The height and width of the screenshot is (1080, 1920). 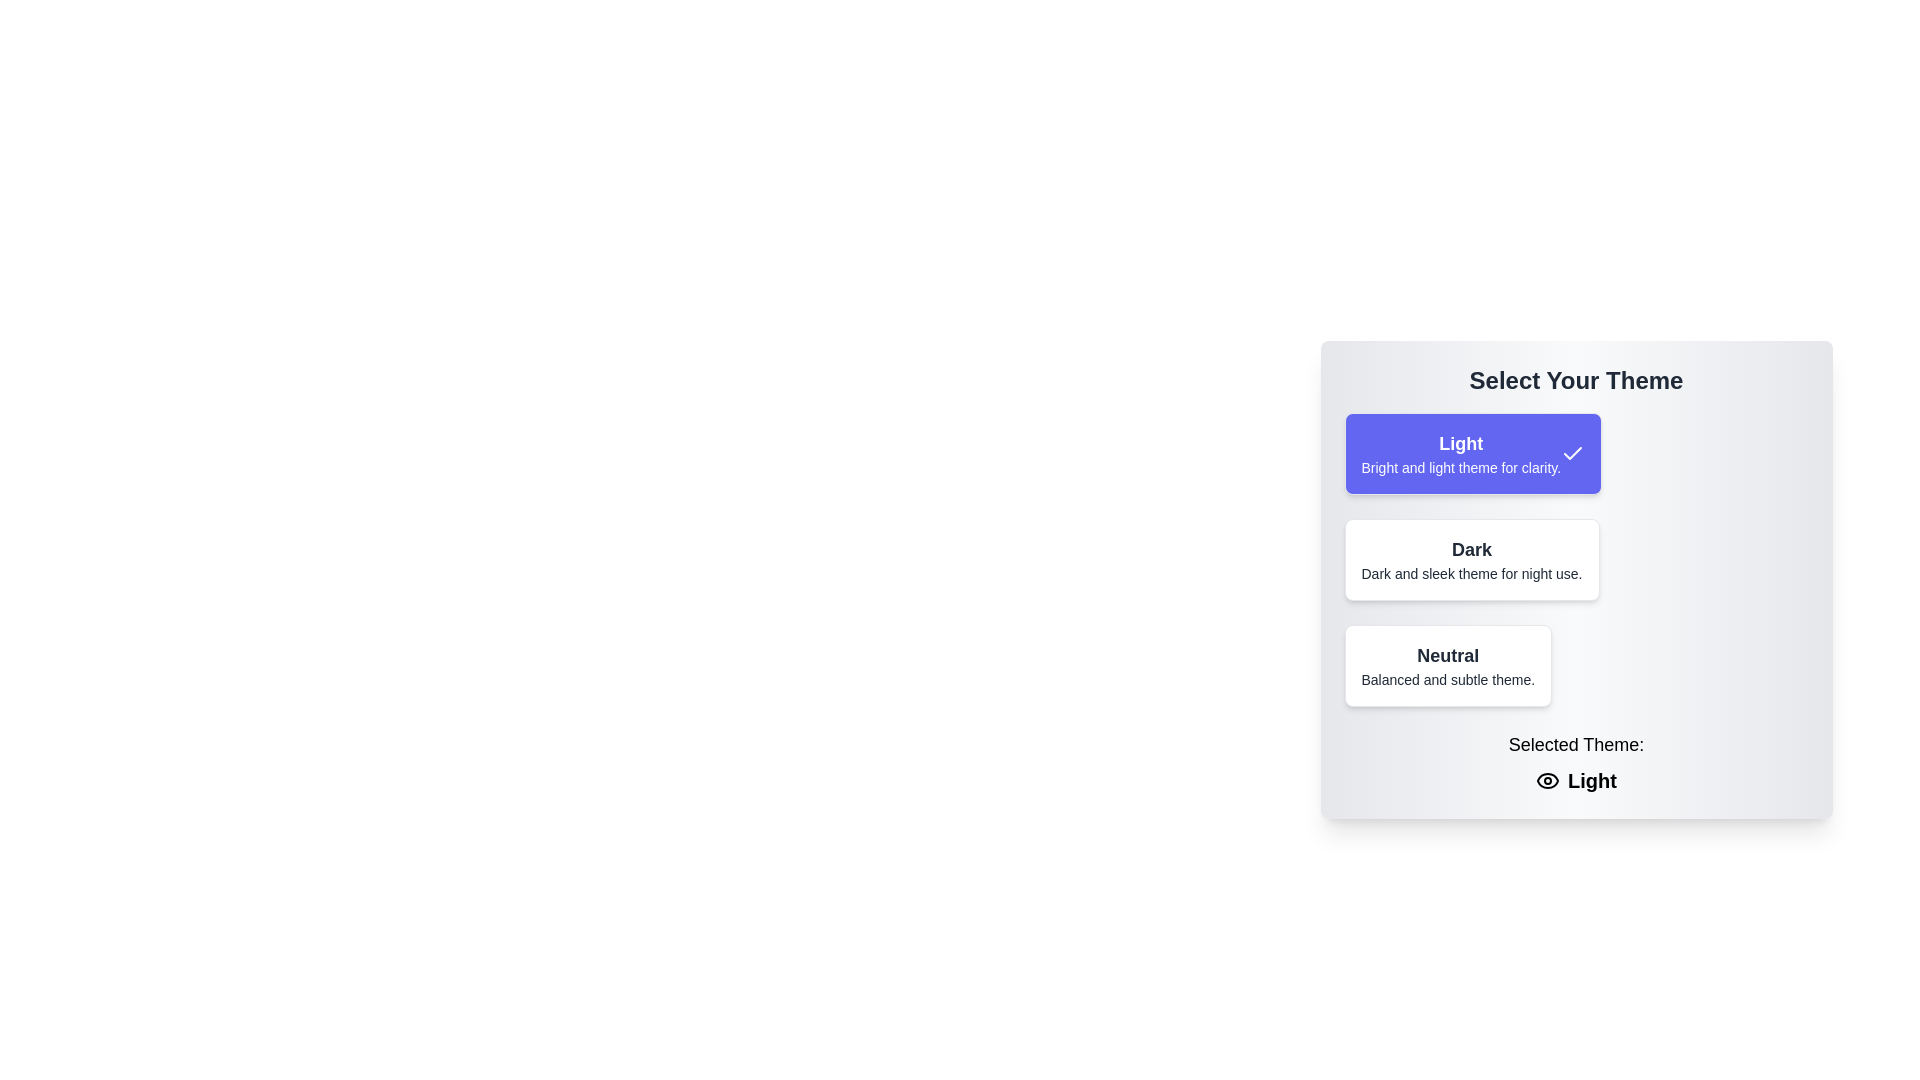 I want to click on on the 'Dark' theme option in the Select Your Theme box, so click(x=1575, y=559).